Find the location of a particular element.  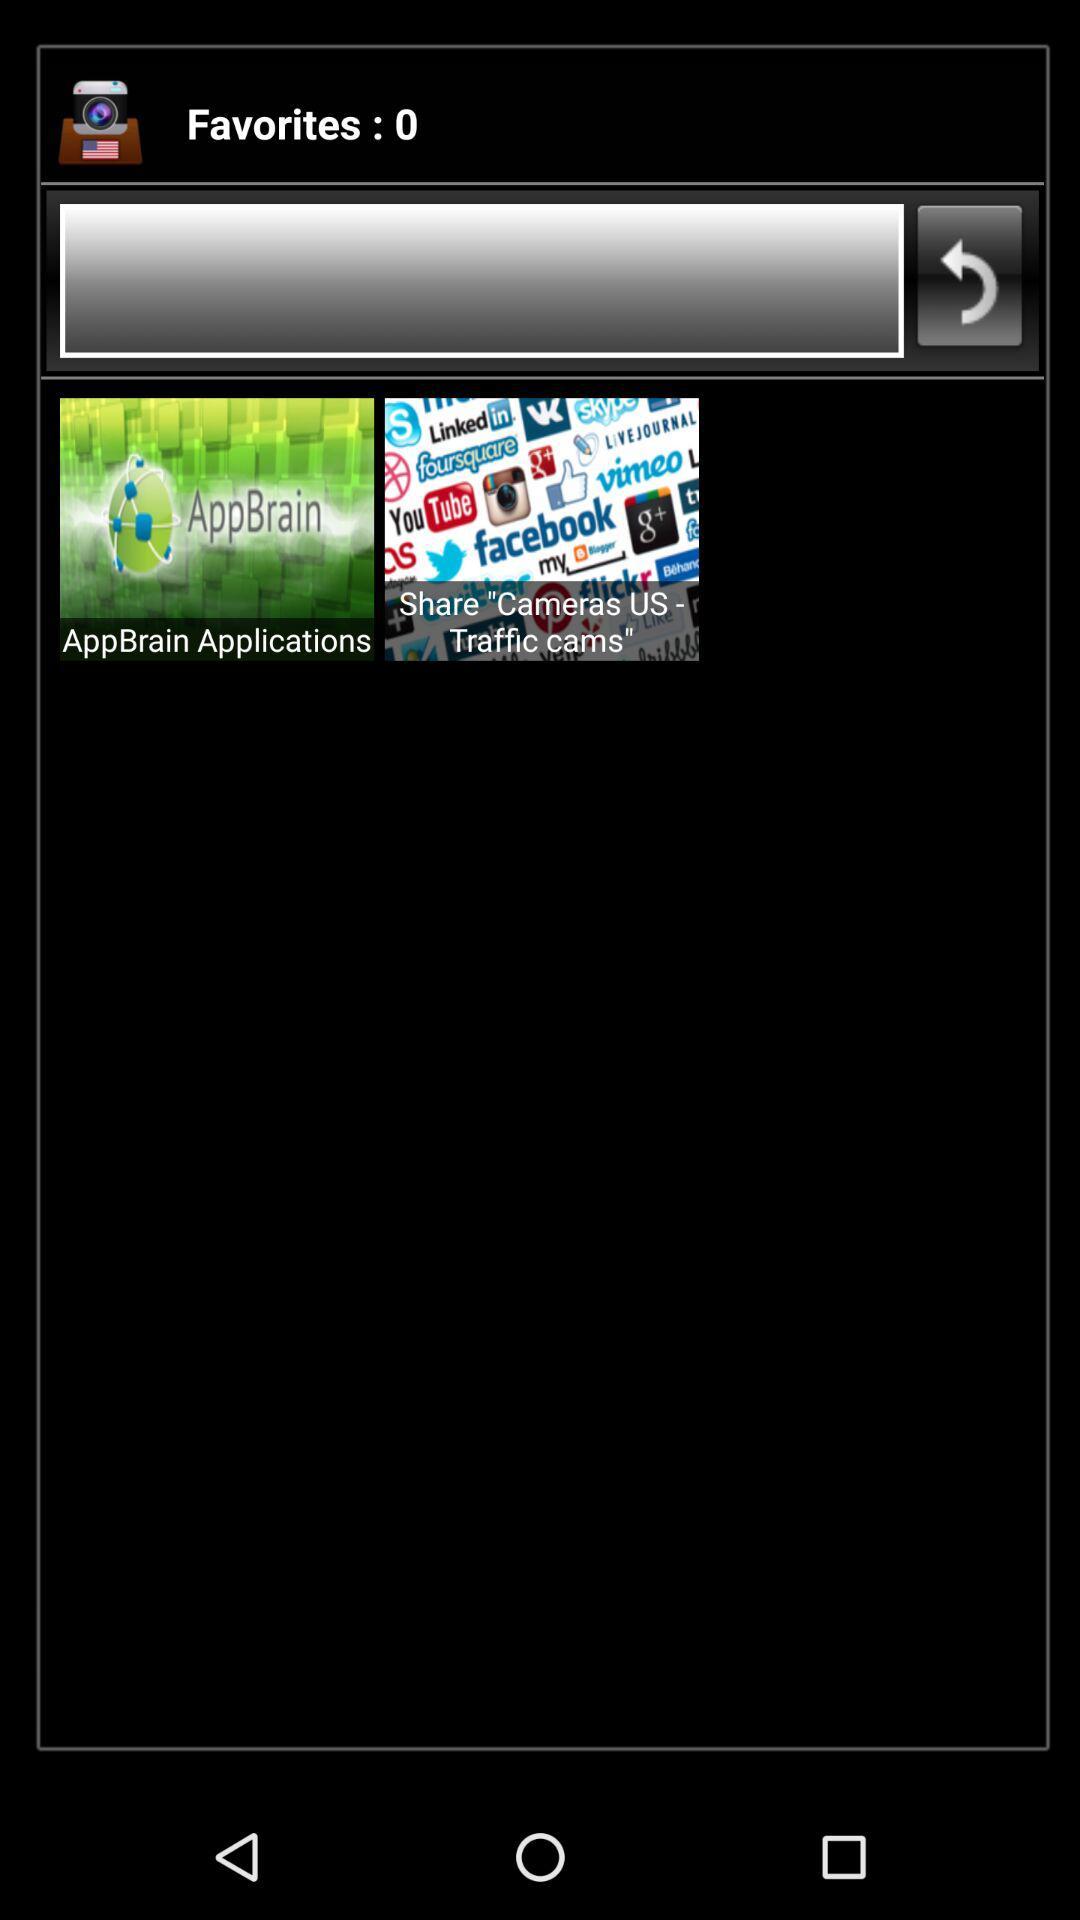

the appbrain applications item is located at coordinates (217, 638).